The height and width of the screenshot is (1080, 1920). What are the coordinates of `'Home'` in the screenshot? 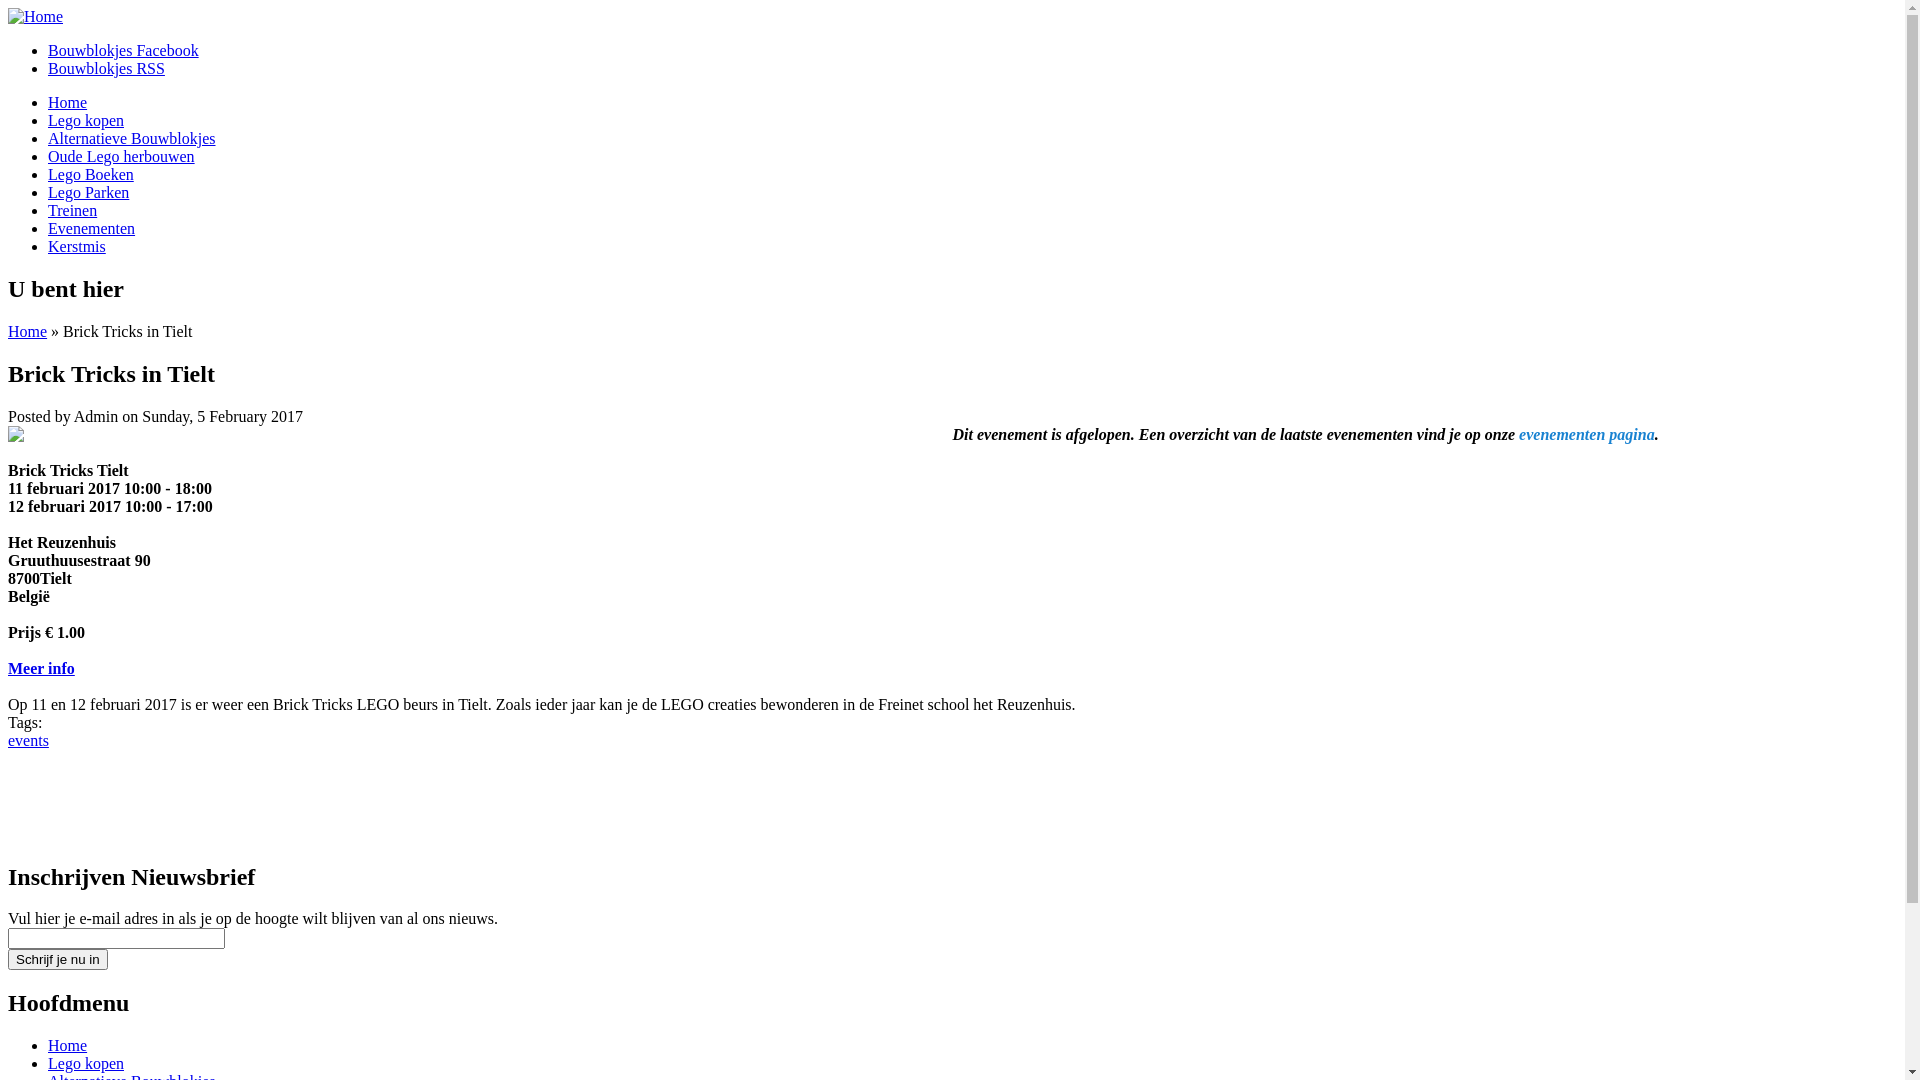 It's located at (67, 1044).